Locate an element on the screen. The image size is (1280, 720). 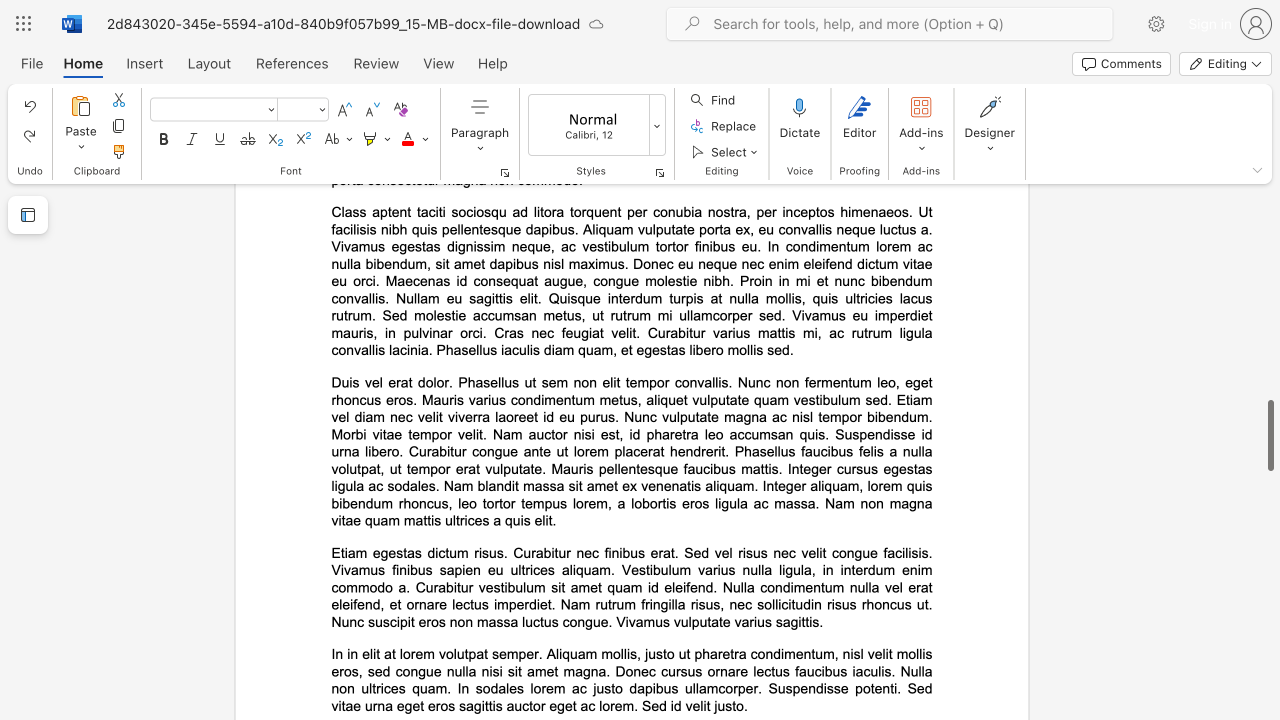
the subset text "Nulla condimentum" within the text "Etiam egestas dictum risus. Curabitur nec finibus erat. Sed vel risus nec velit congue facilisis. Vivamus finibus sapien eu ultrices aliquam. Vestibulum varius nulla ligula, in interdum enim commodo a. Curabitur vestibulum sit amet quam id eleifend. Nulla condimentum nulla vel erat eleifend, et ornare lectus imperdiet. Nam rutrum fringilla risus, nec sollicitudin risus rhoncus ut. Nunc suscipit eros non massa luctus congue. Vivamus vulputate varius sagittis." is located at coordinates (721, 586).